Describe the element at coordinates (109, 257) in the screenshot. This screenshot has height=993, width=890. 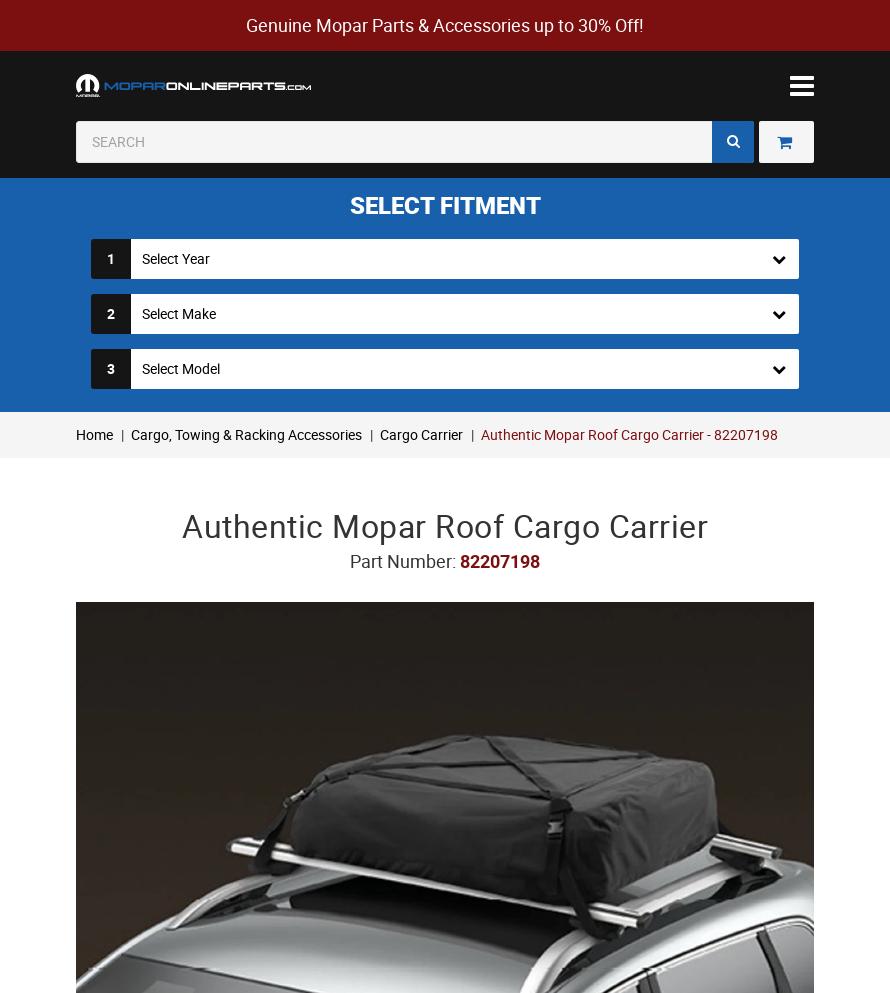
I see `'1'` at that location.